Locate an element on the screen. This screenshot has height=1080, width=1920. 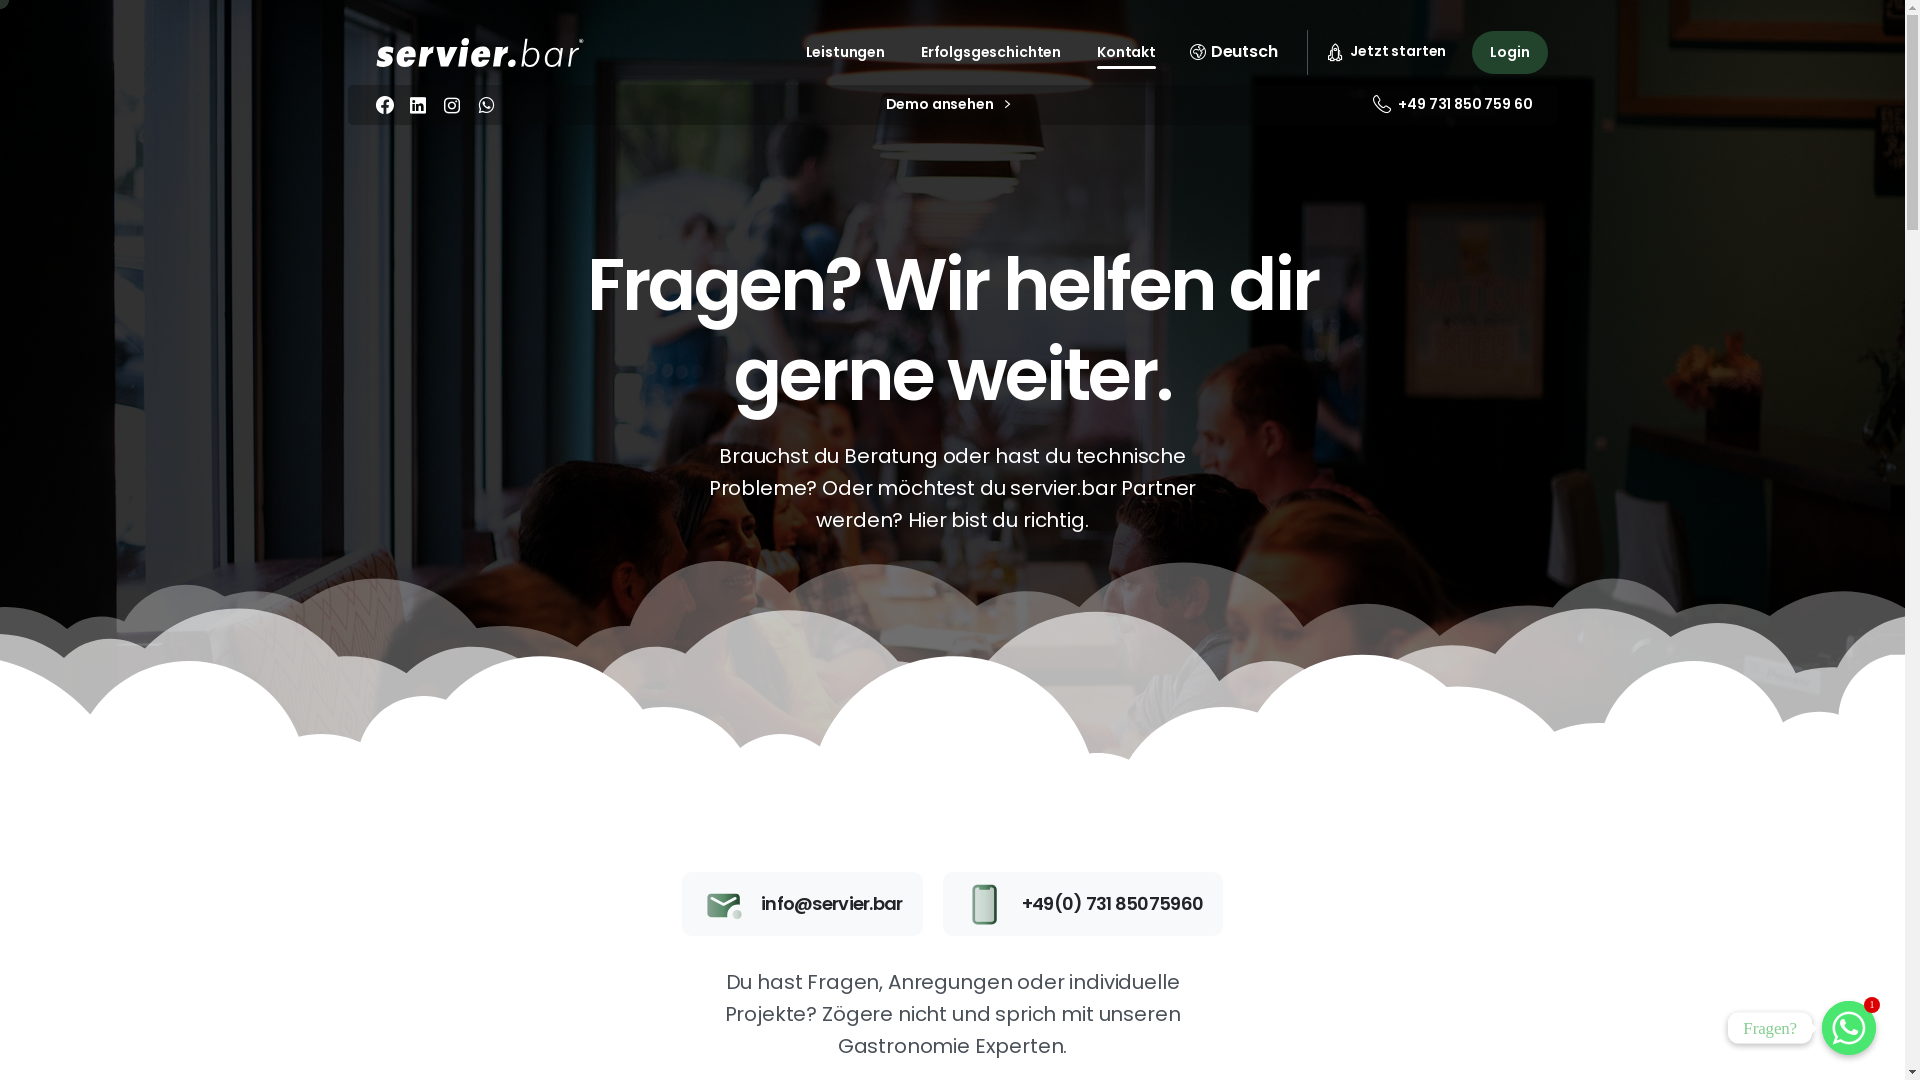
'Jetzt starten' is located at coordinates (1386, 50).